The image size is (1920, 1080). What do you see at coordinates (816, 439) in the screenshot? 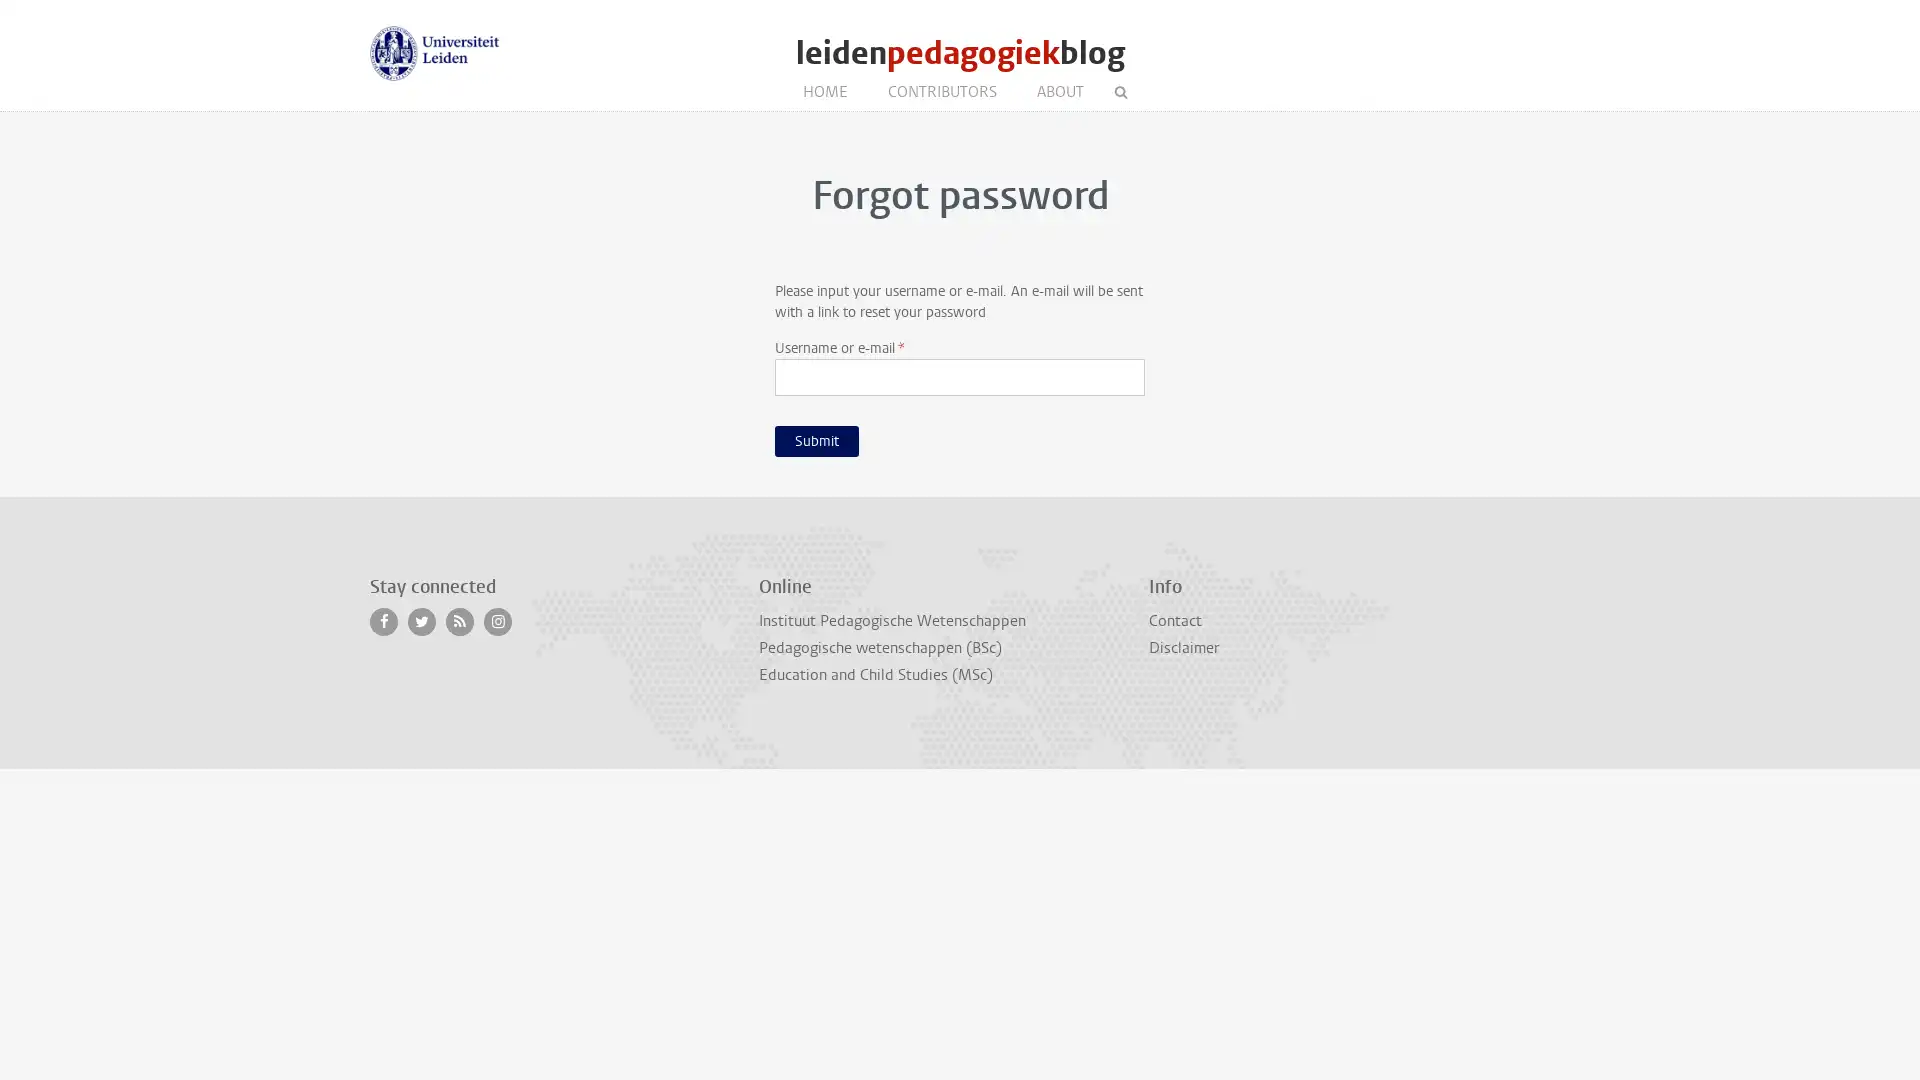
I see `Submit` at bounding box center [816, 439].